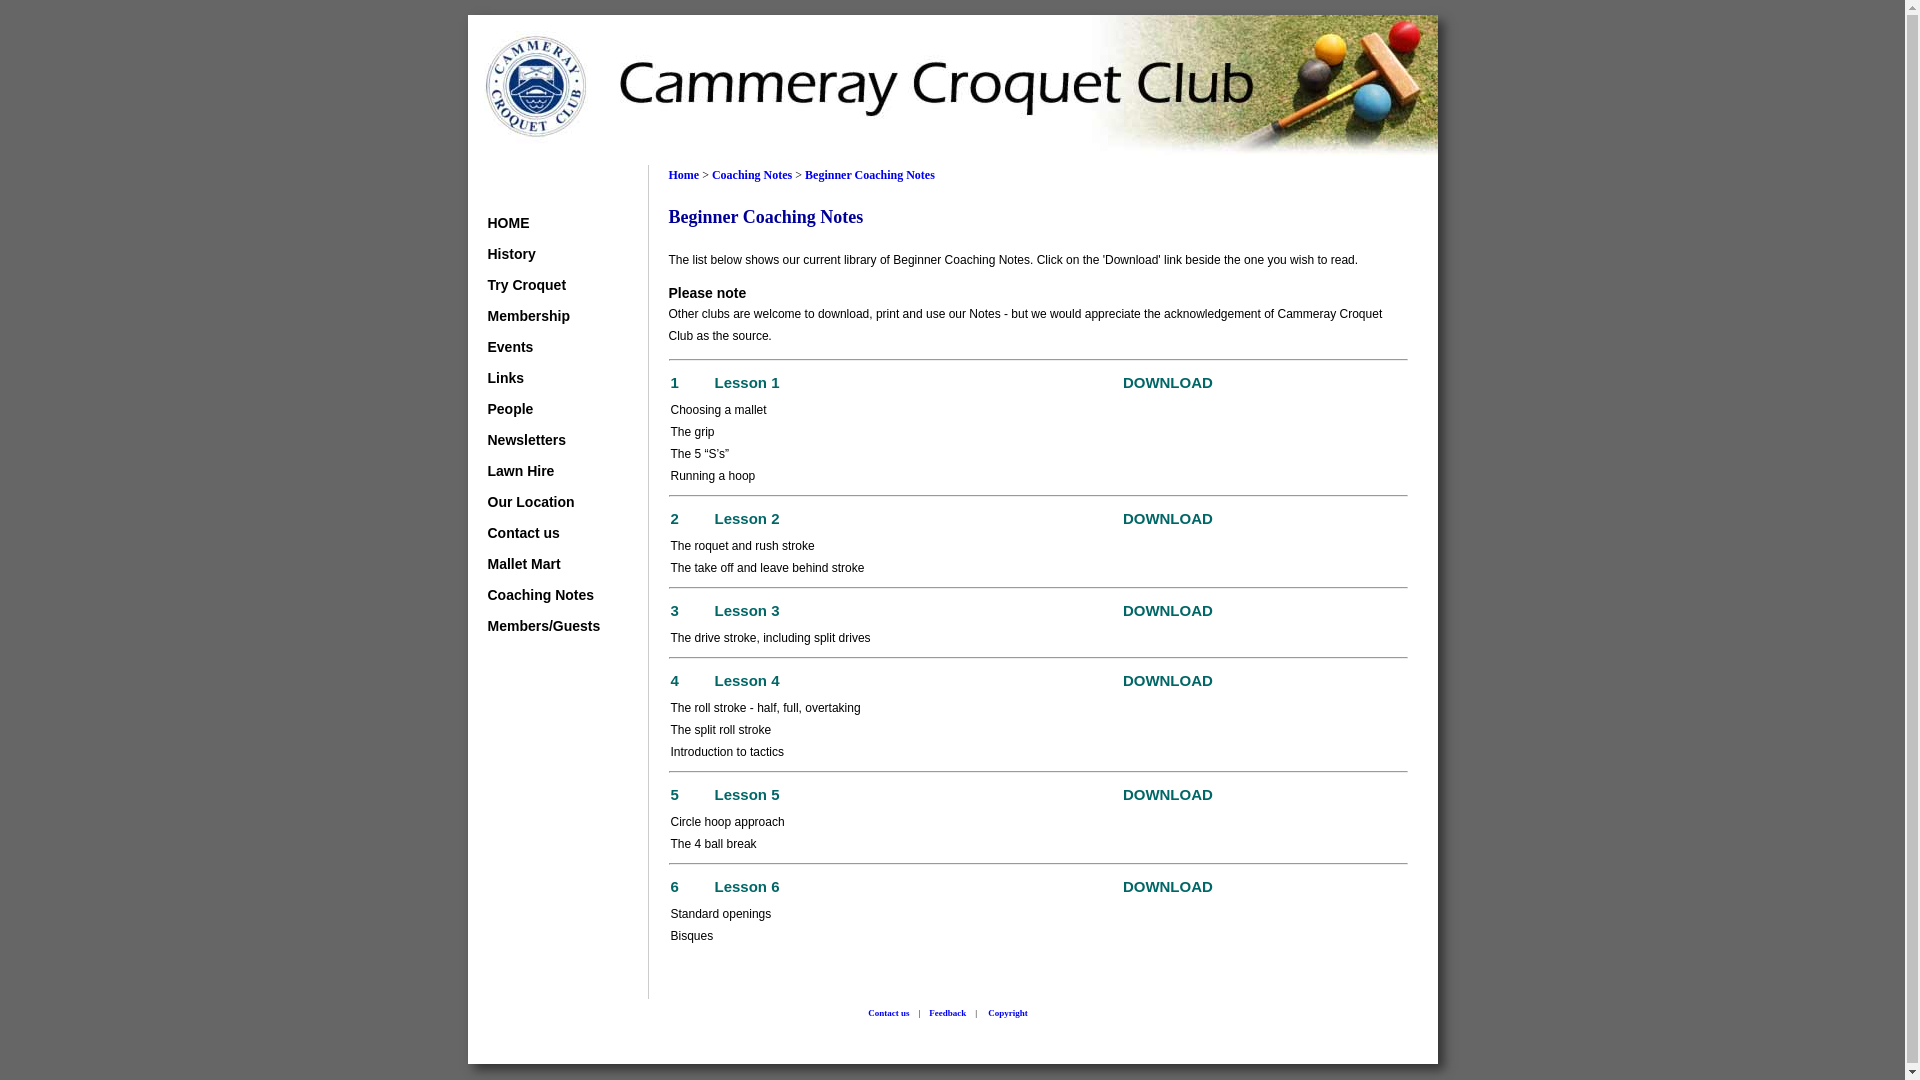 This screenshot has width=1920, height=1080. Describe the element at coordinates (711, 173) in the screenshot. I see `'Coaching Notes'` at that location.